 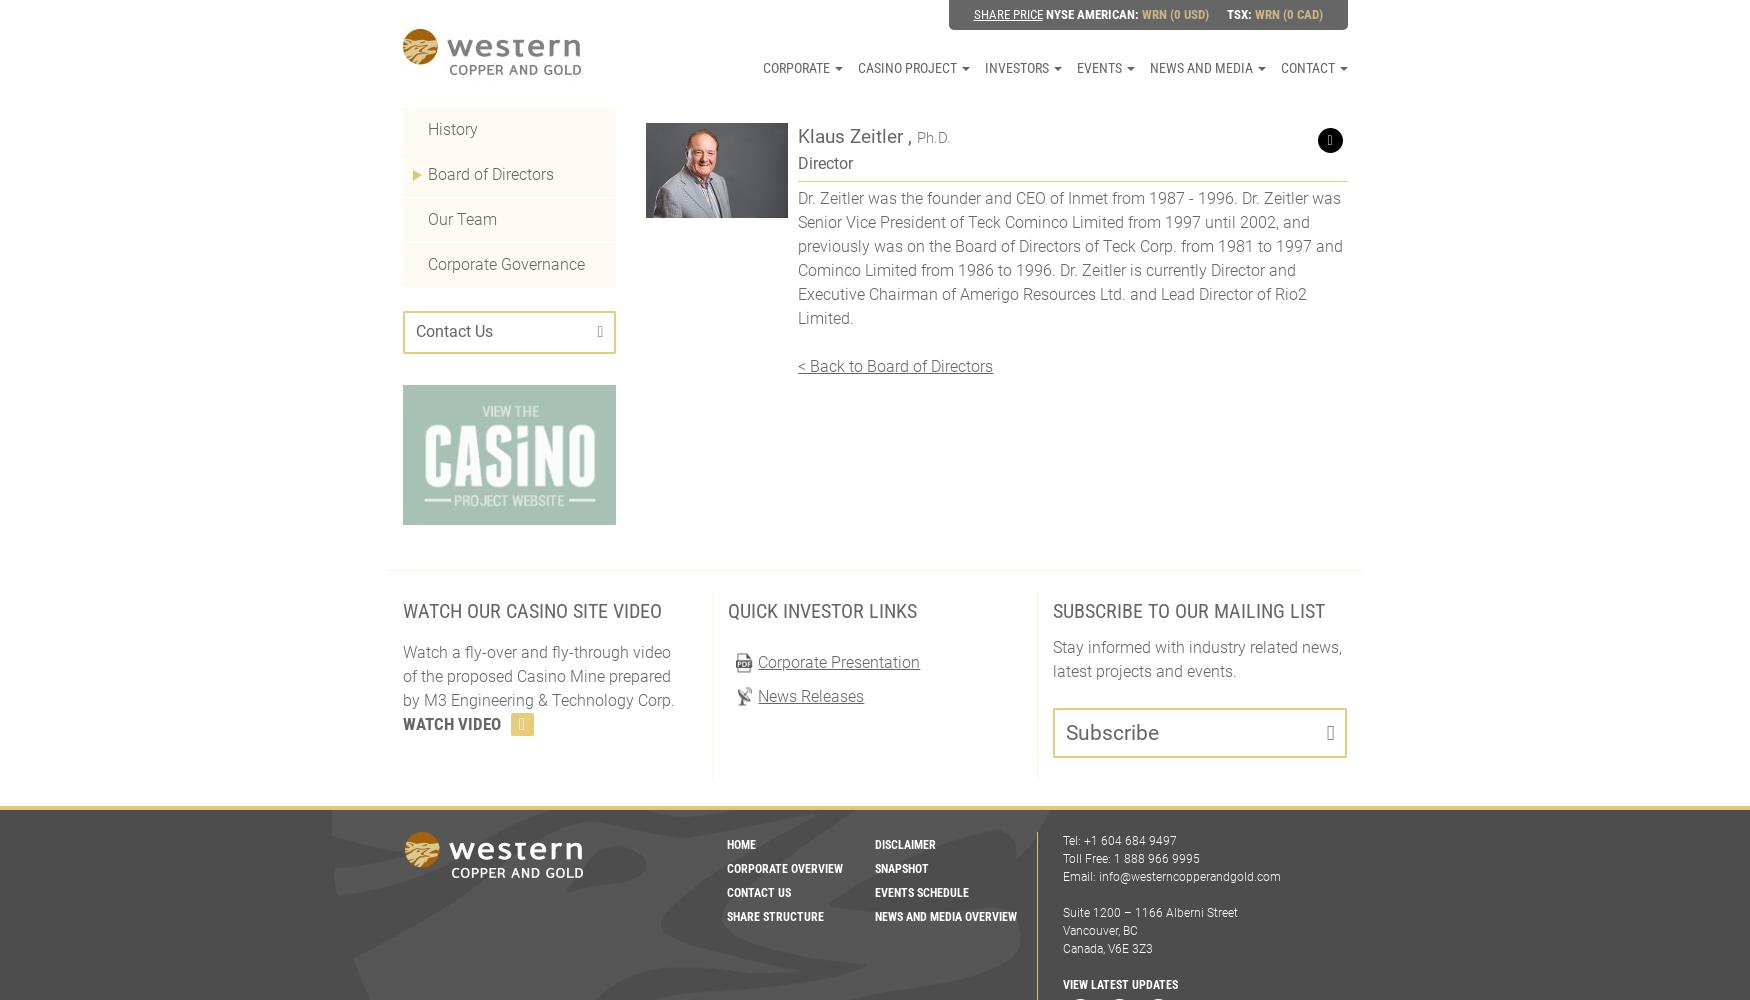 What do you see at coordinates (1061, 948) in the screenshot?
I see `'Canada, V6E 3Z3'` at bounding box center [1061, 948].